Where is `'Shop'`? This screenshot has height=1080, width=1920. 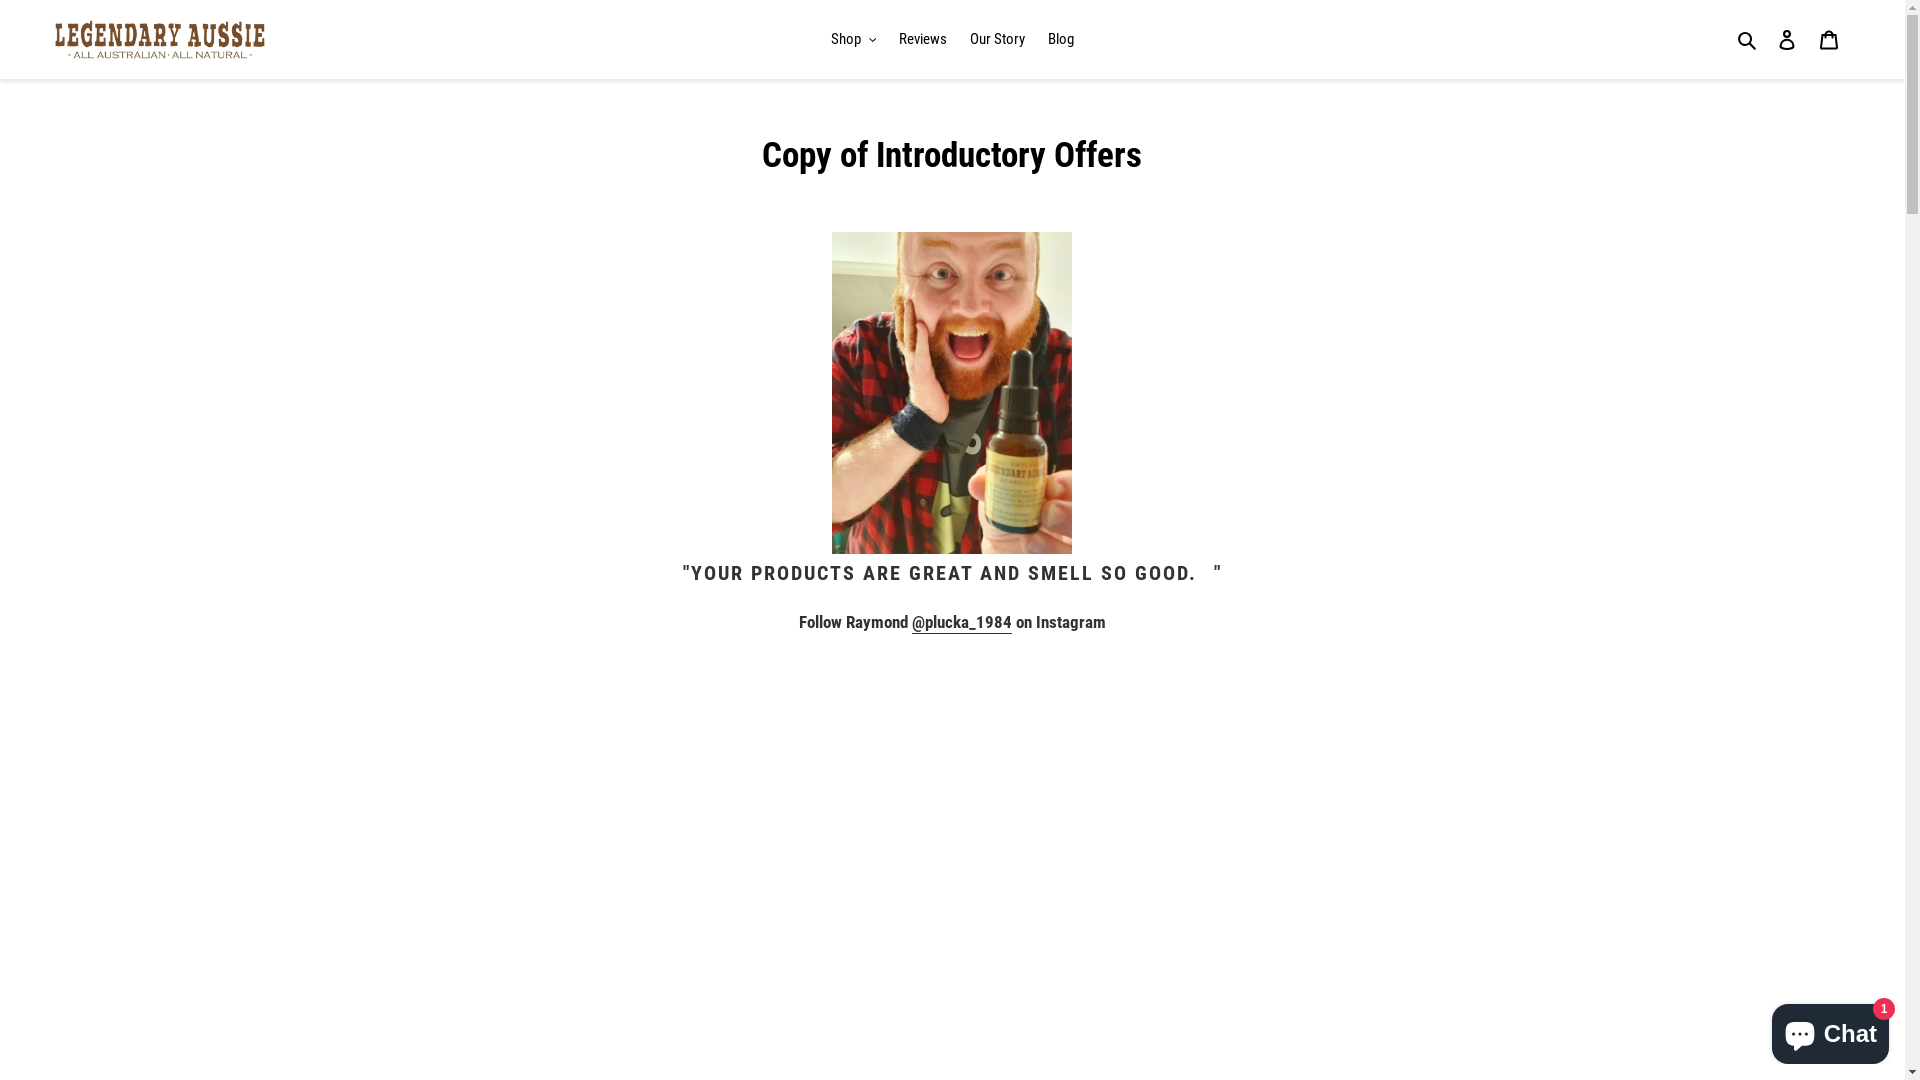
'Shop' is located at coordinates (854, 39).